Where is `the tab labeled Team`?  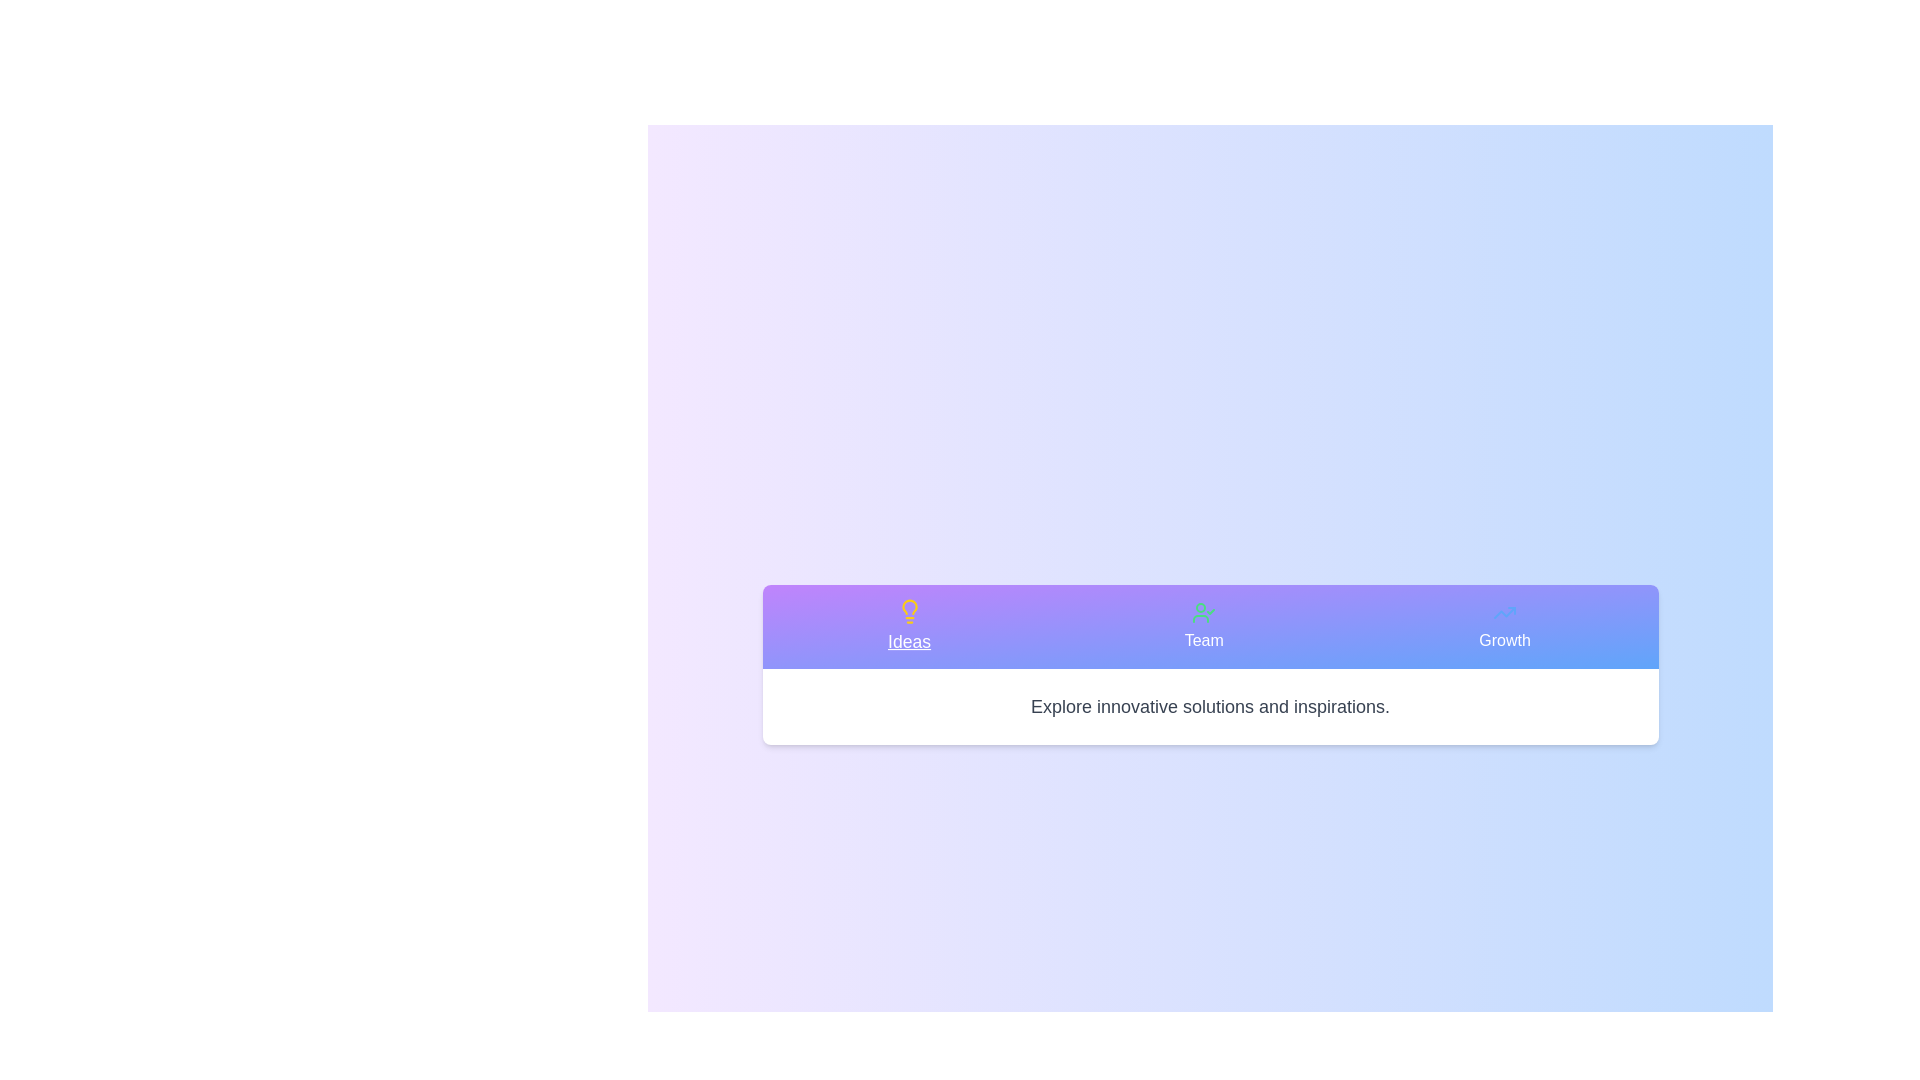
the tab labeled Team is located at coordinates (1203, 626).